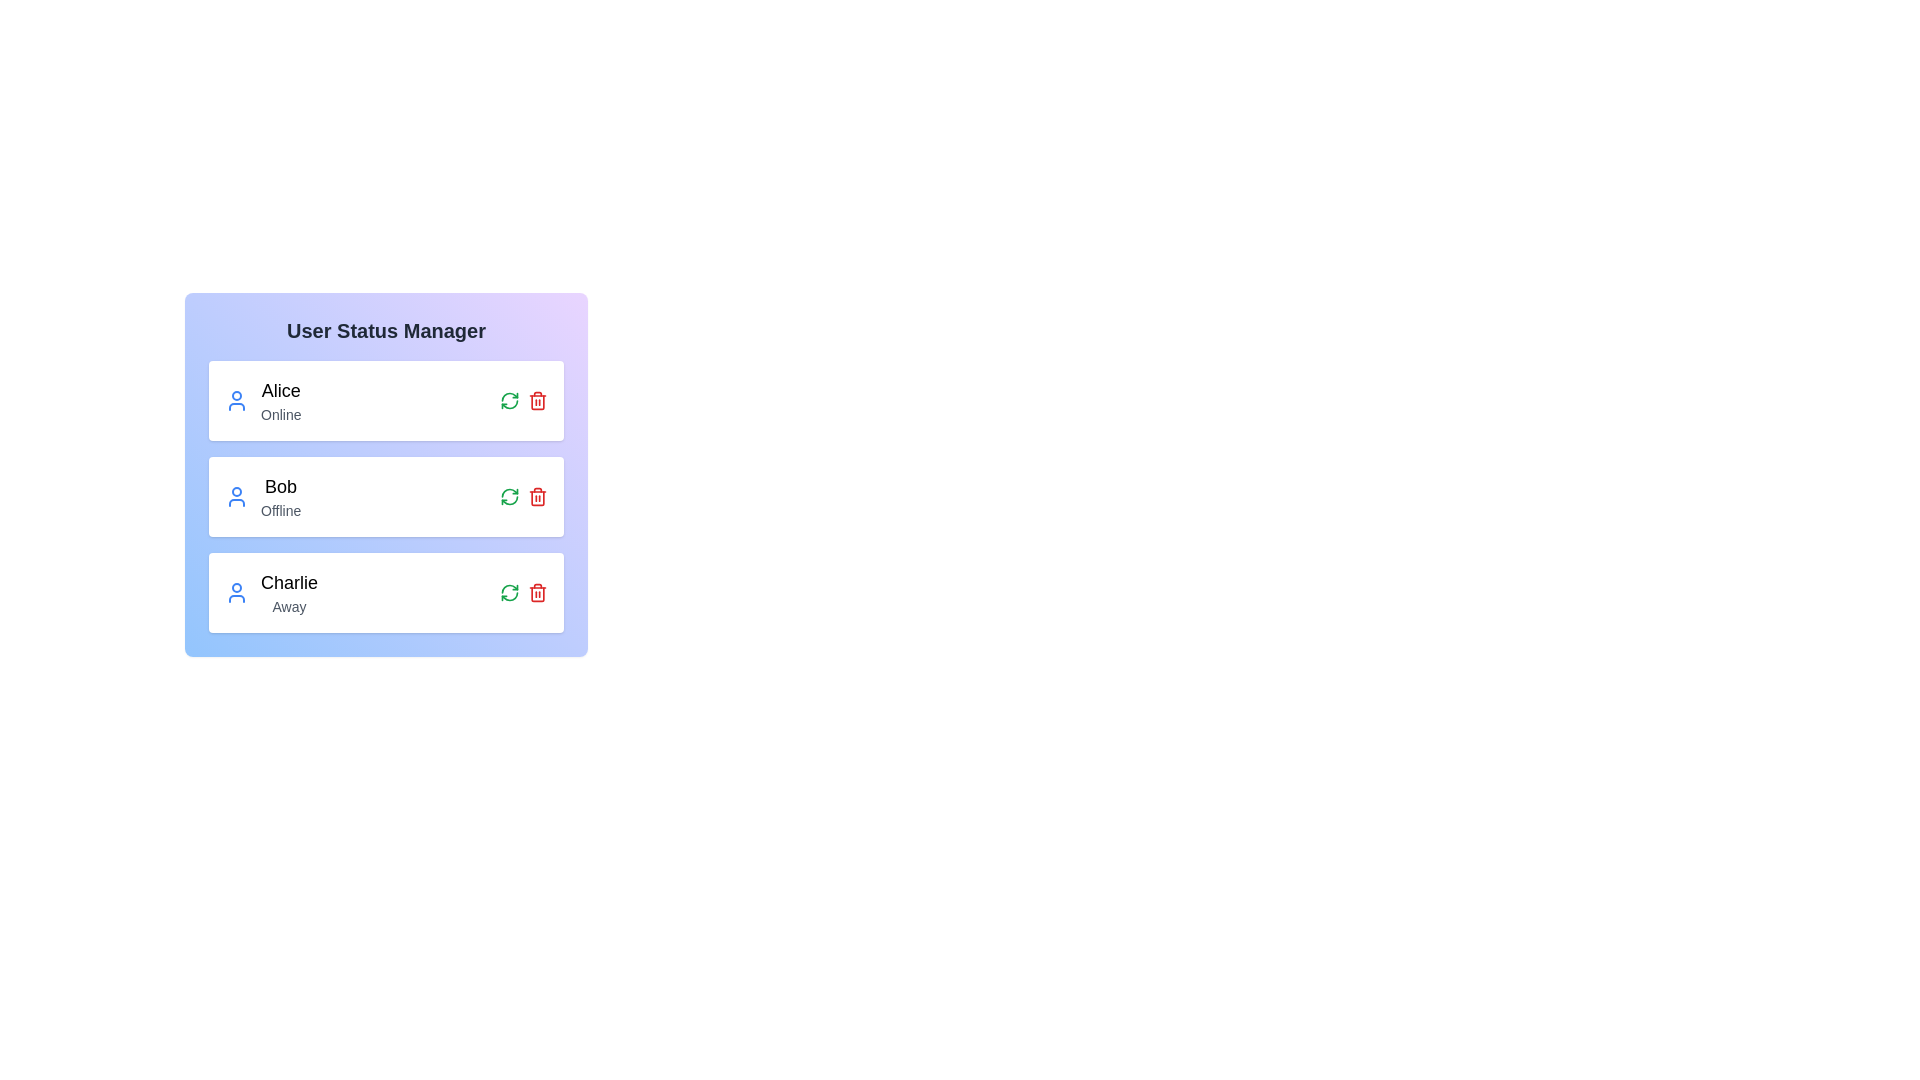 This screenshot has width=1920, height=1080. I want to click on delete button corresponding to the user Charlie, so click(537, 592).